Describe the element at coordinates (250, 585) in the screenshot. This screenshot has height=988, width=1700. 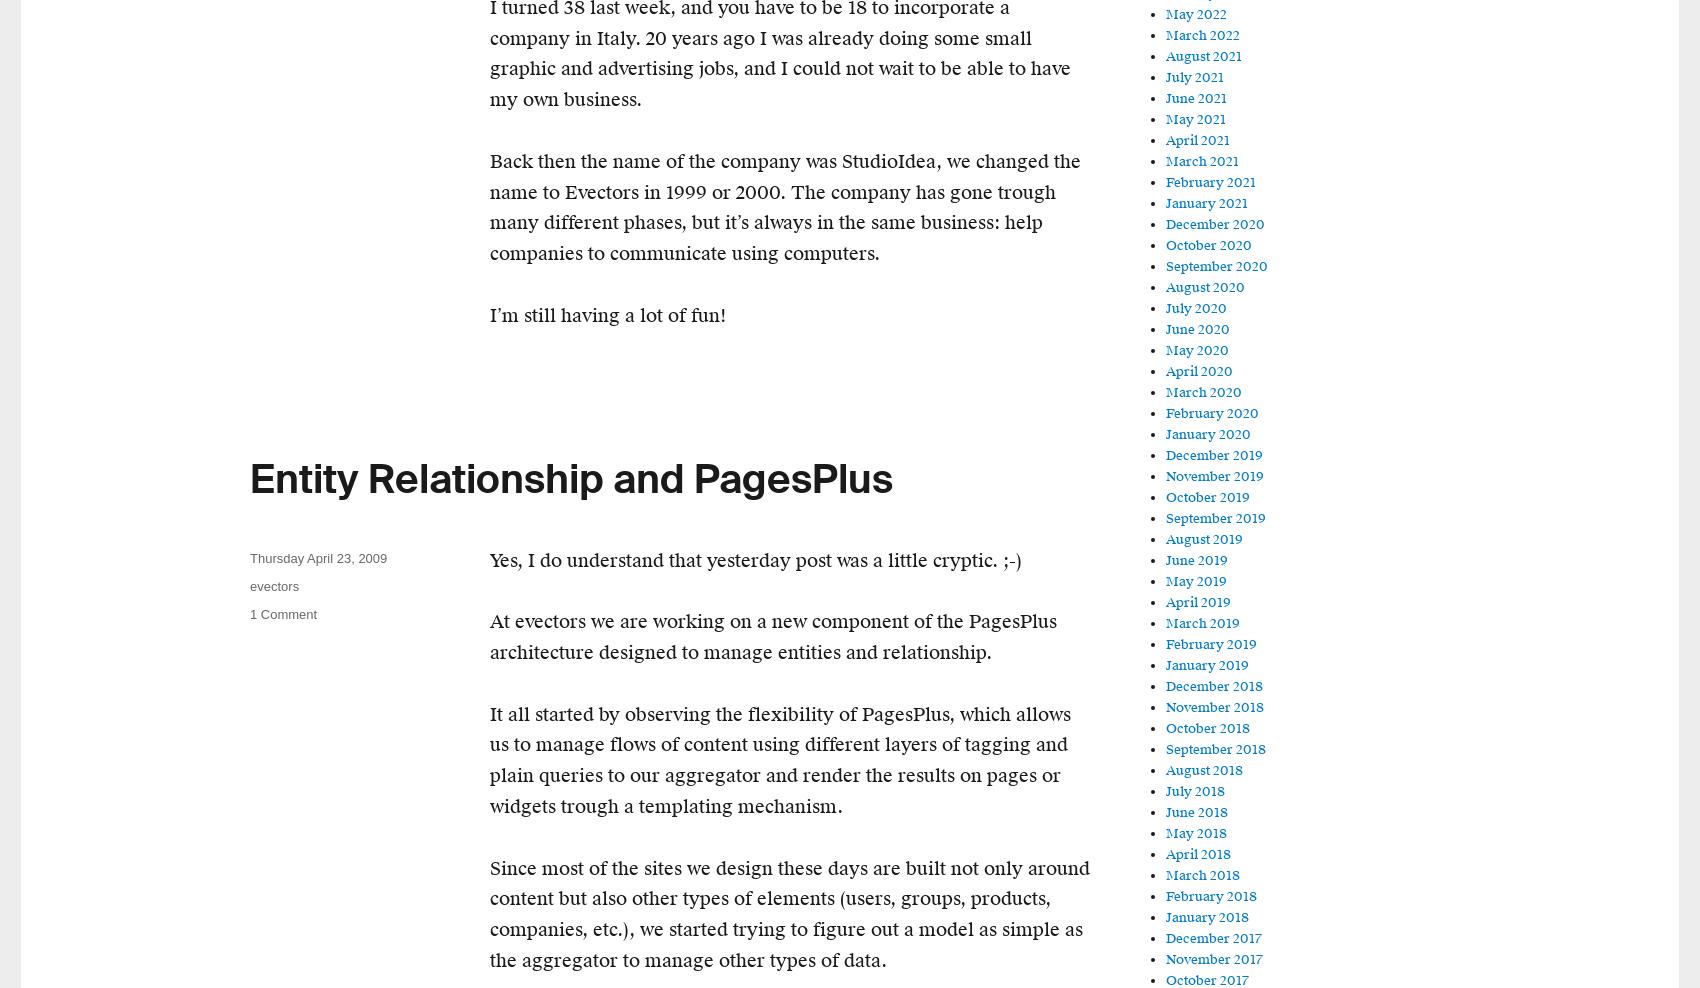
I see `'evectors'` at that location.